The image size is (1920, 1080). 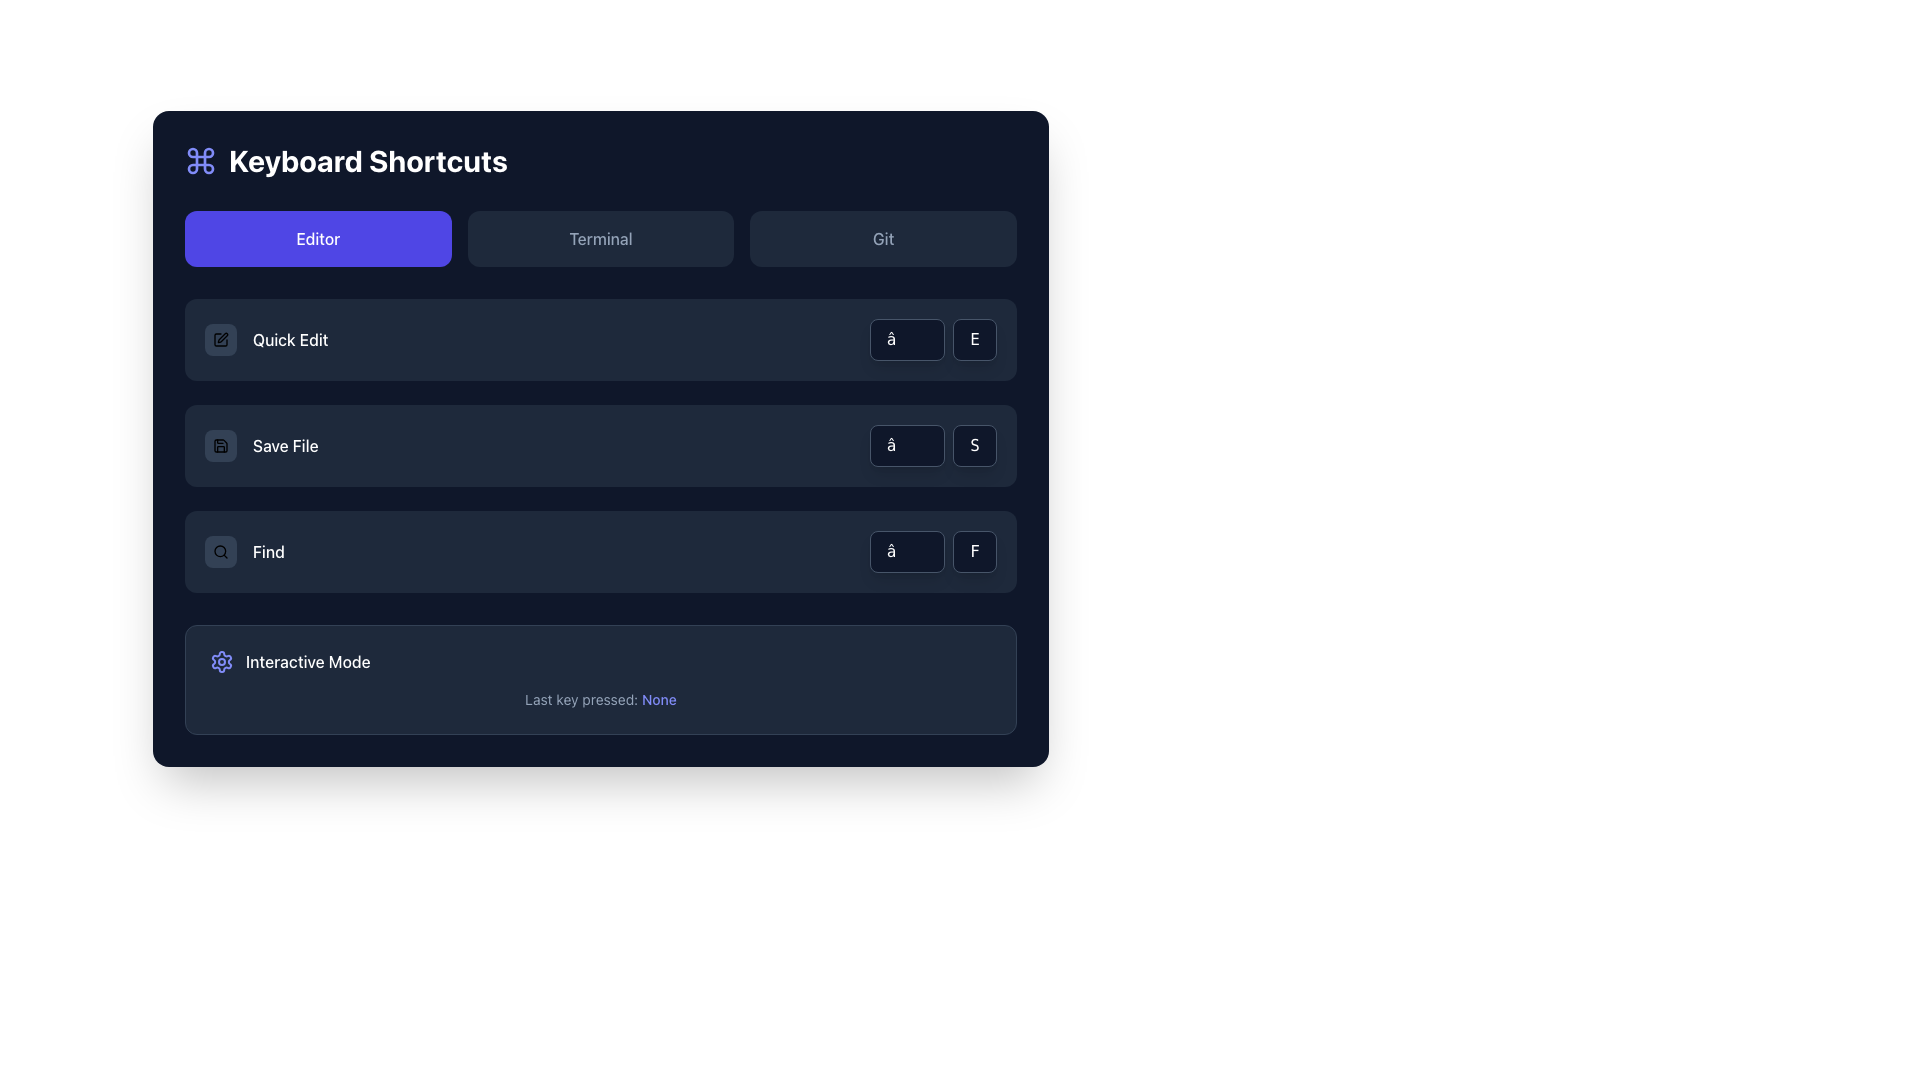 I want to click on the 'Find' icon located in the third row of the keyboard shortcut list, which visually represents the 'Find' functionality, so click(x=220, y=551).